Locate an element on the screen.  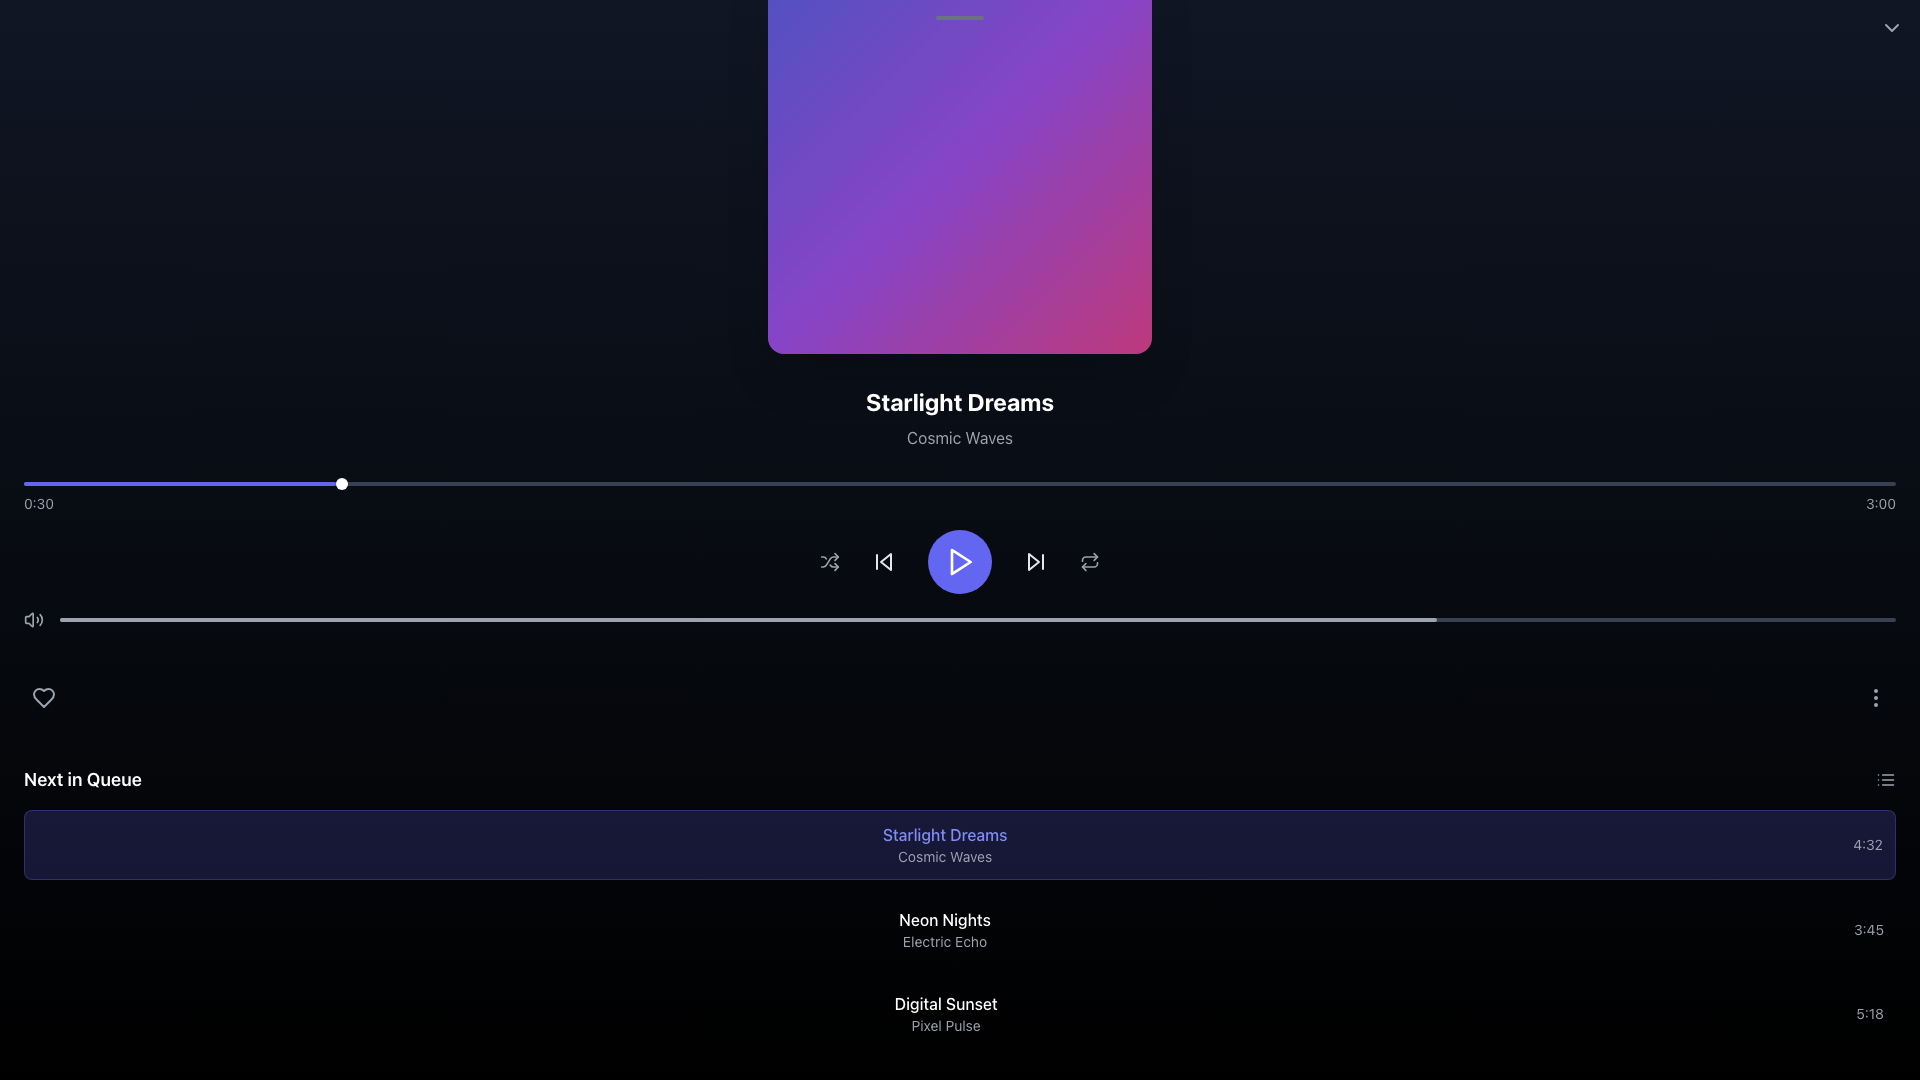
text displayed in the text block that shows the currently playing media's title and subtitle, located at the center of the layout, directly below the gradient artwork display is located at coordinates (960, 416).